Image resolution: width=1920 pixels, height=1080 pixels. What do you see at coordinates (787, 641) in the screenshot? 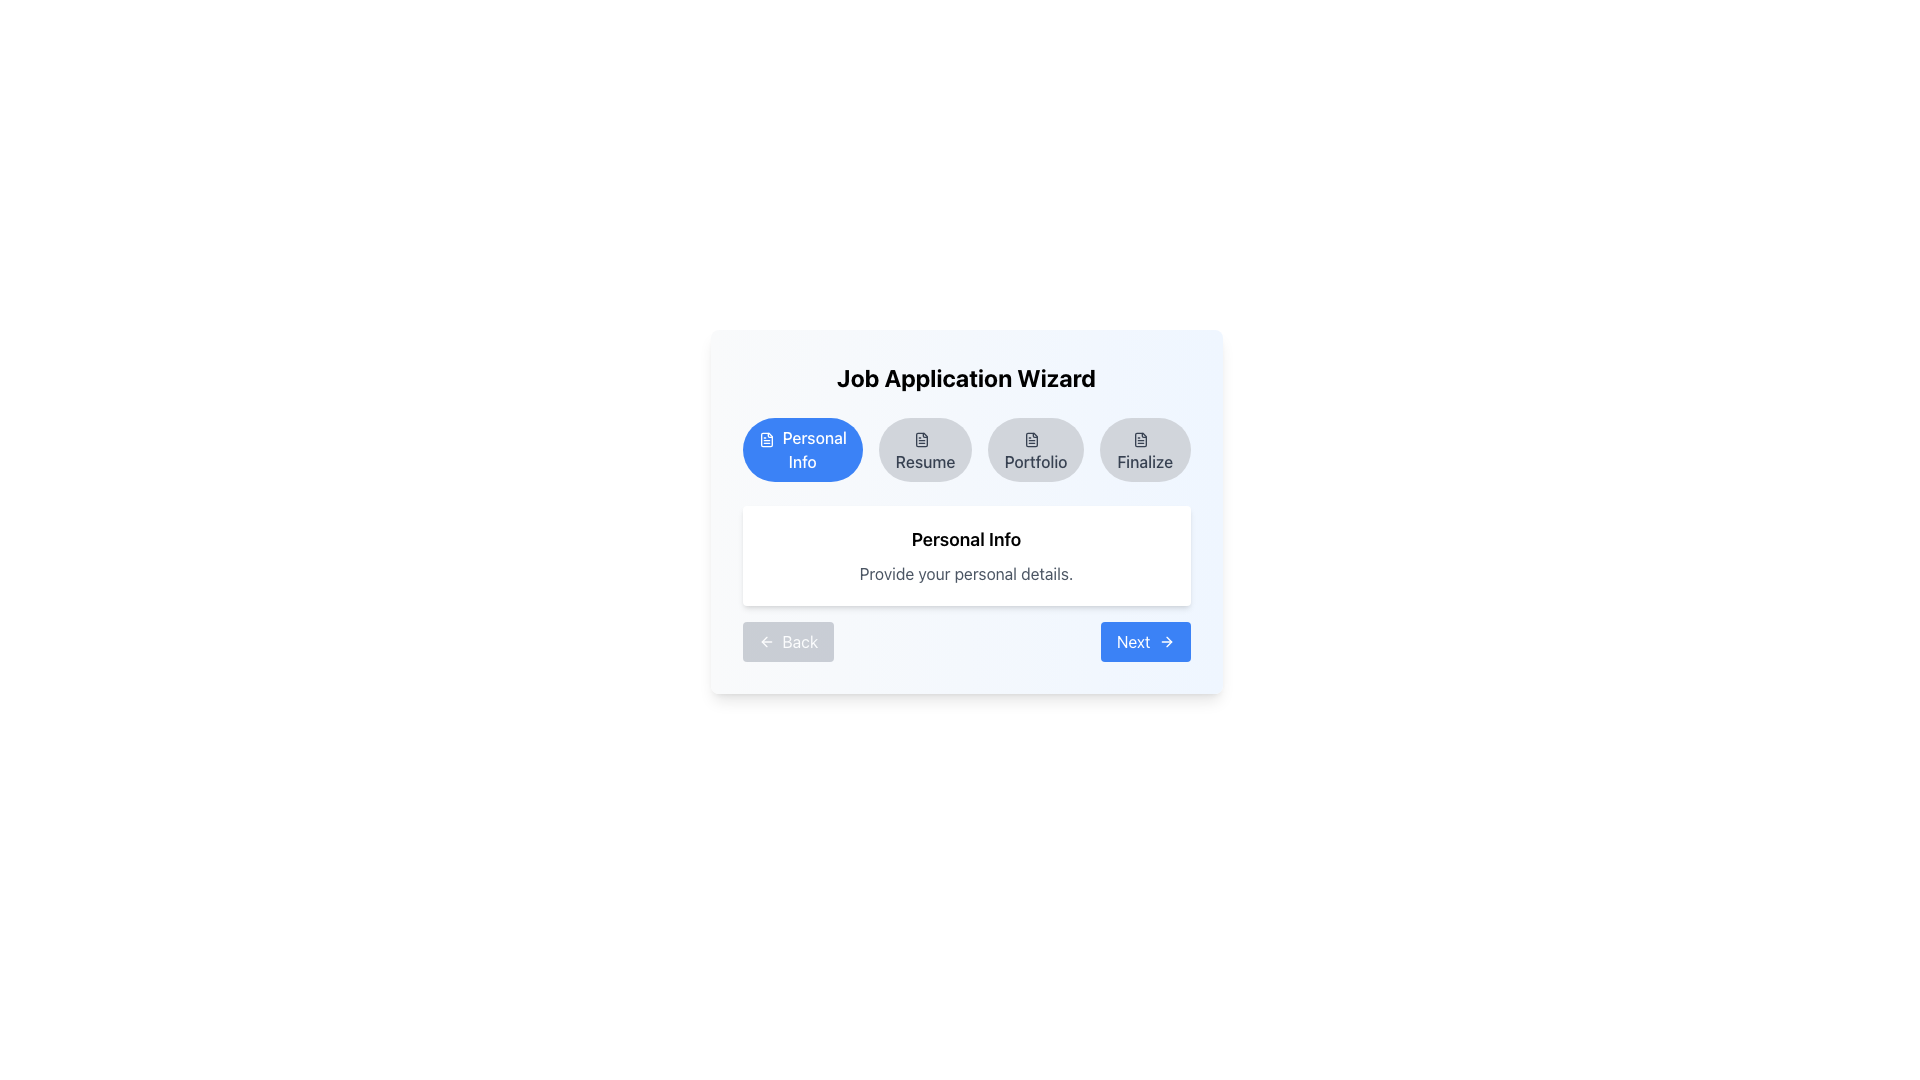
I see `the 'Previous' button located at the bottom-left of the 'Job Application Wizard' panel` at bounding box center [787, 641].